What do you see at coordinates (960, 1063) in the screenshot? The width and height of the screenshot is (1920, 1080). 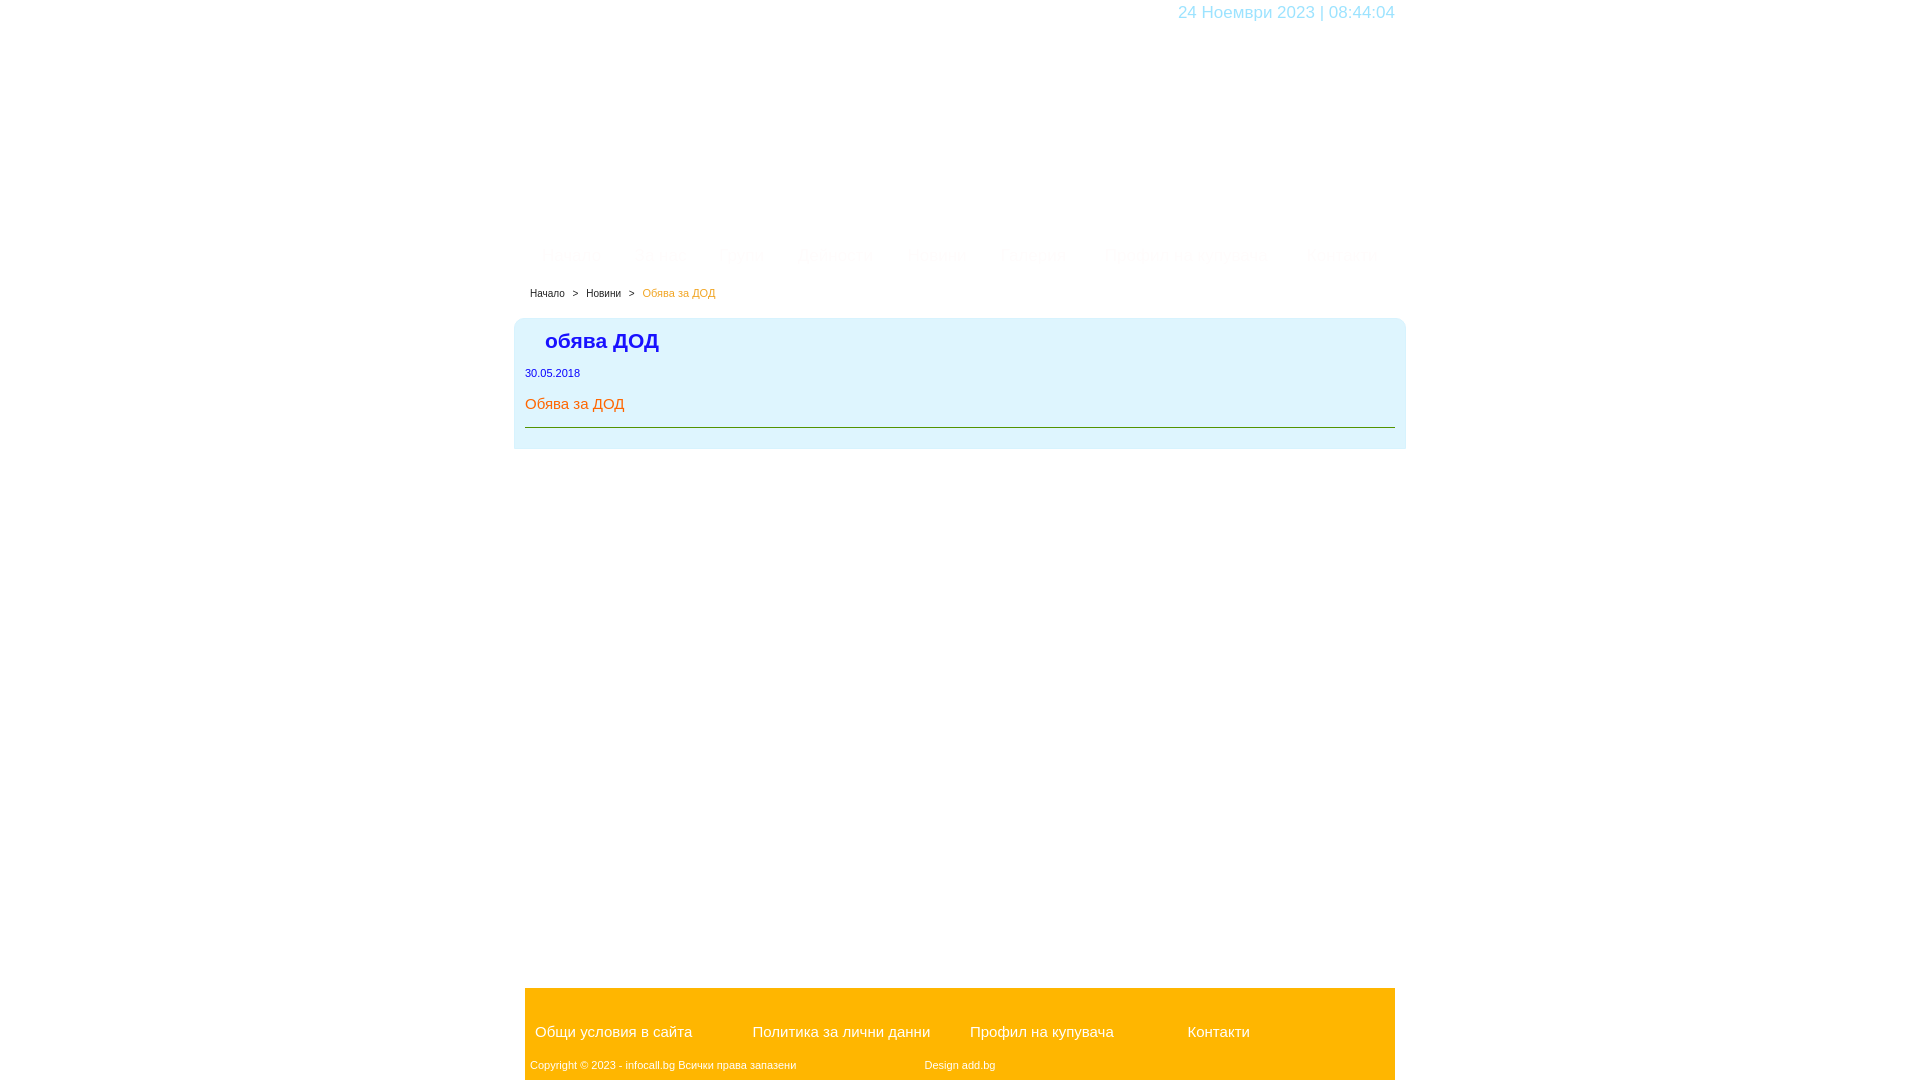 I see `'Design add.bg'` at bounding box center [960, 1063].